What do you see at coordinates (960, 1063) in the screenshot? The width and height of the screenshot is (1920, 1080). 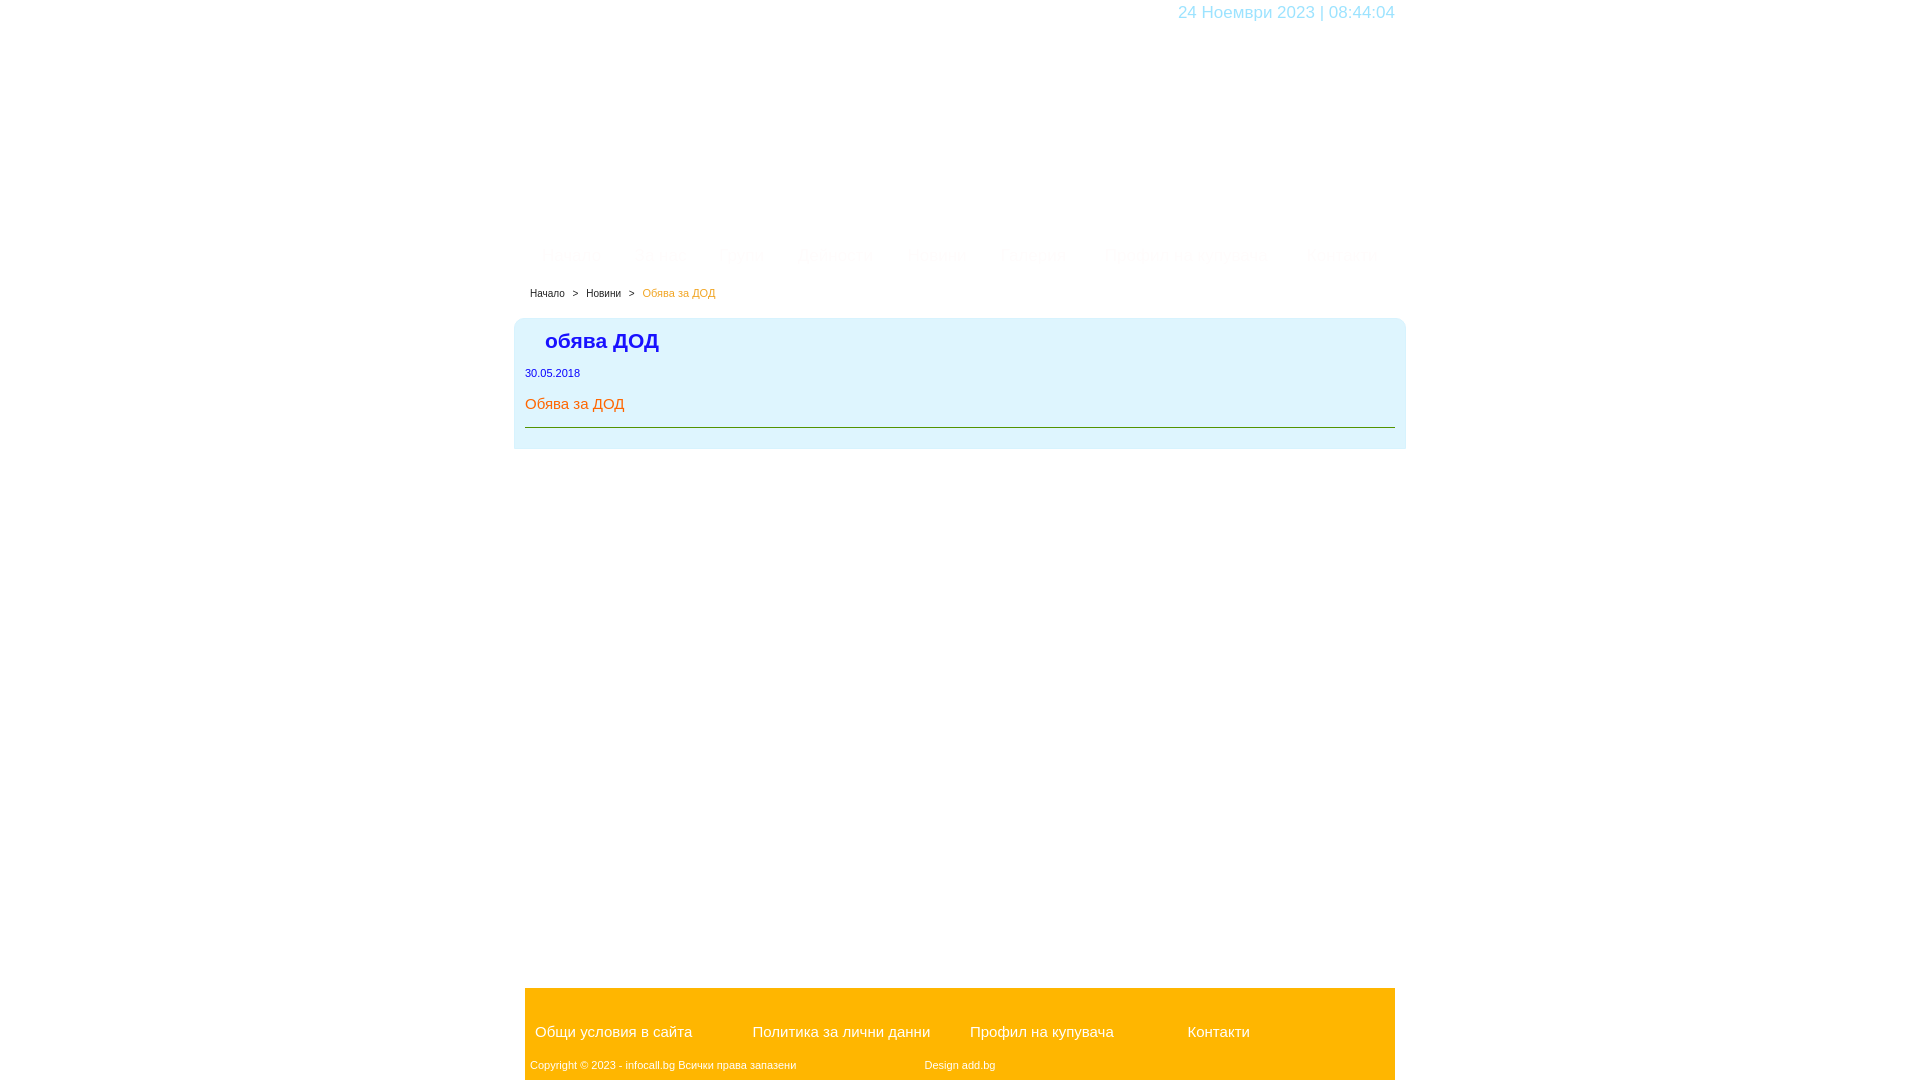 I see `'Design add.bg'` at bounding box center [960, 1063].